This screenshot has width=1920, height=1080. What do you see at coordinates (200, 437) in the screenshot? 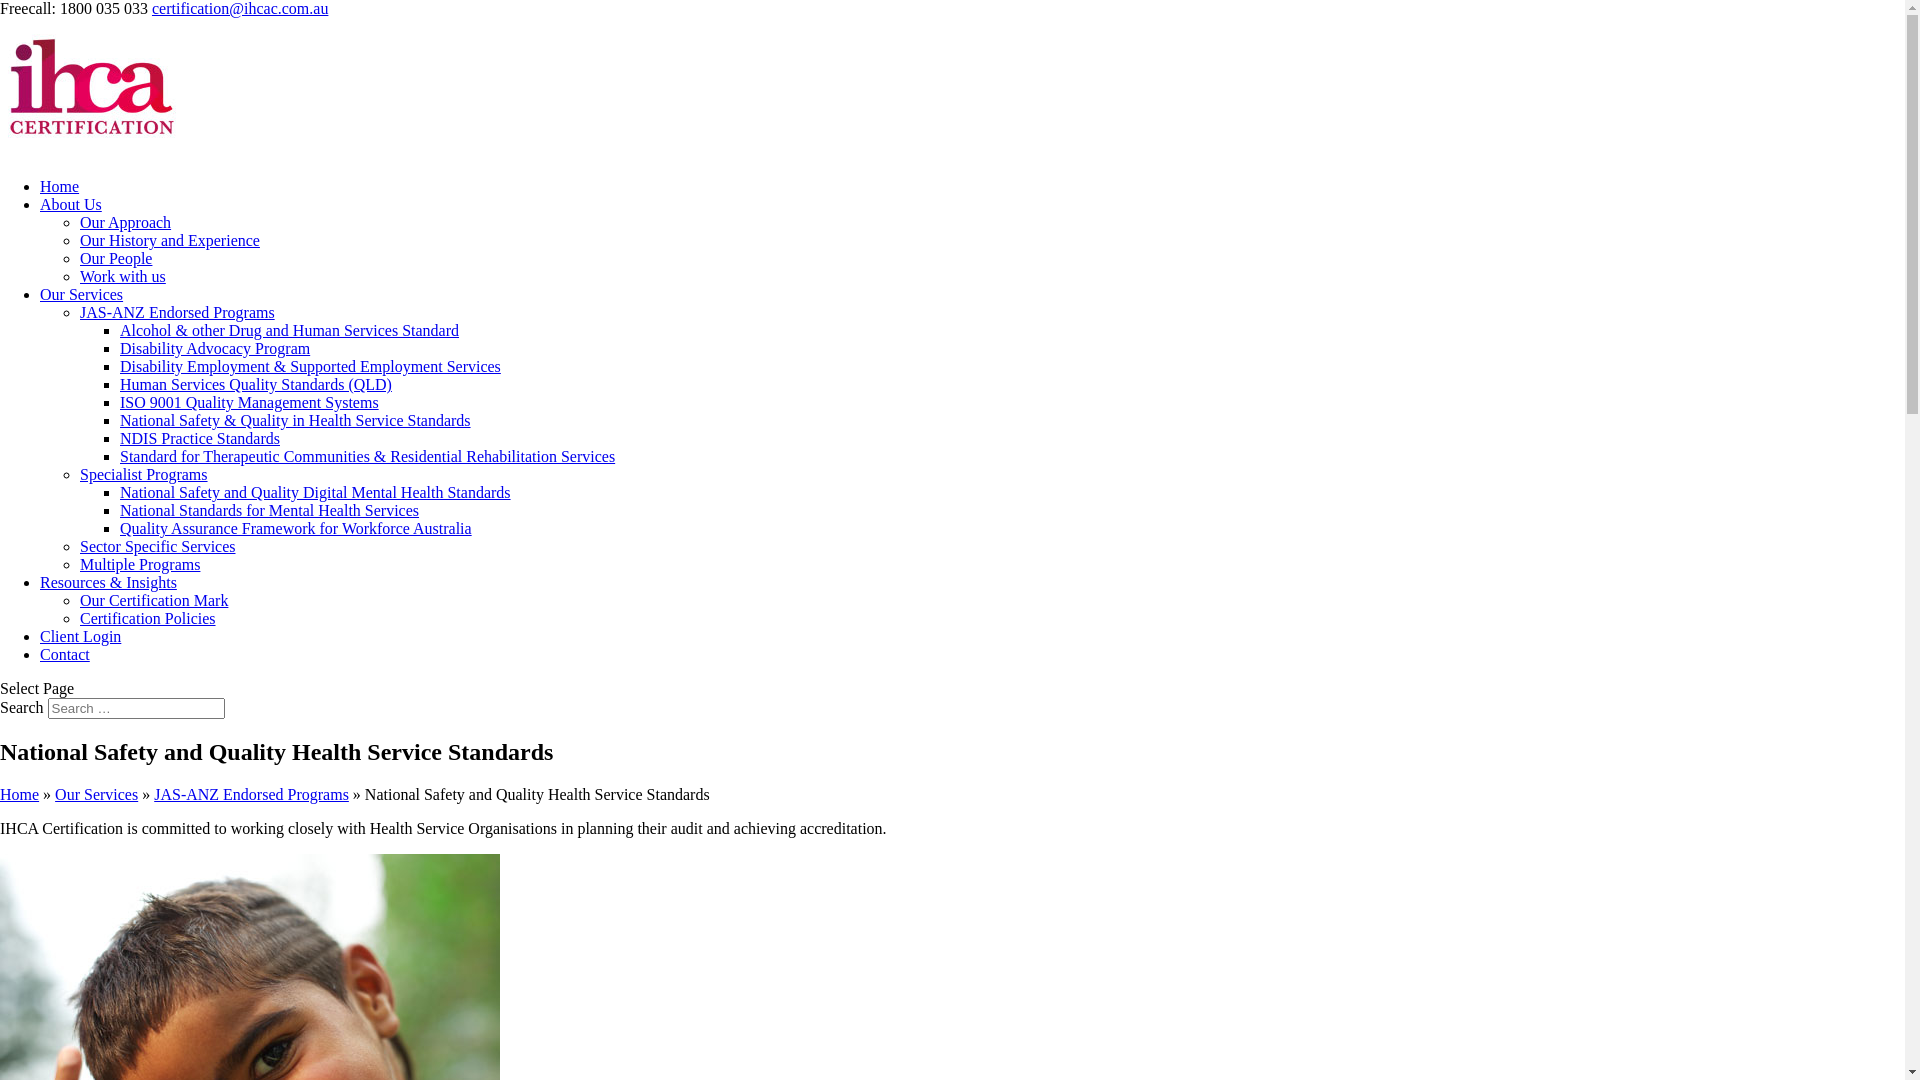
I see `'NDIS Practice Standards'` at bounding box center [200, 437].